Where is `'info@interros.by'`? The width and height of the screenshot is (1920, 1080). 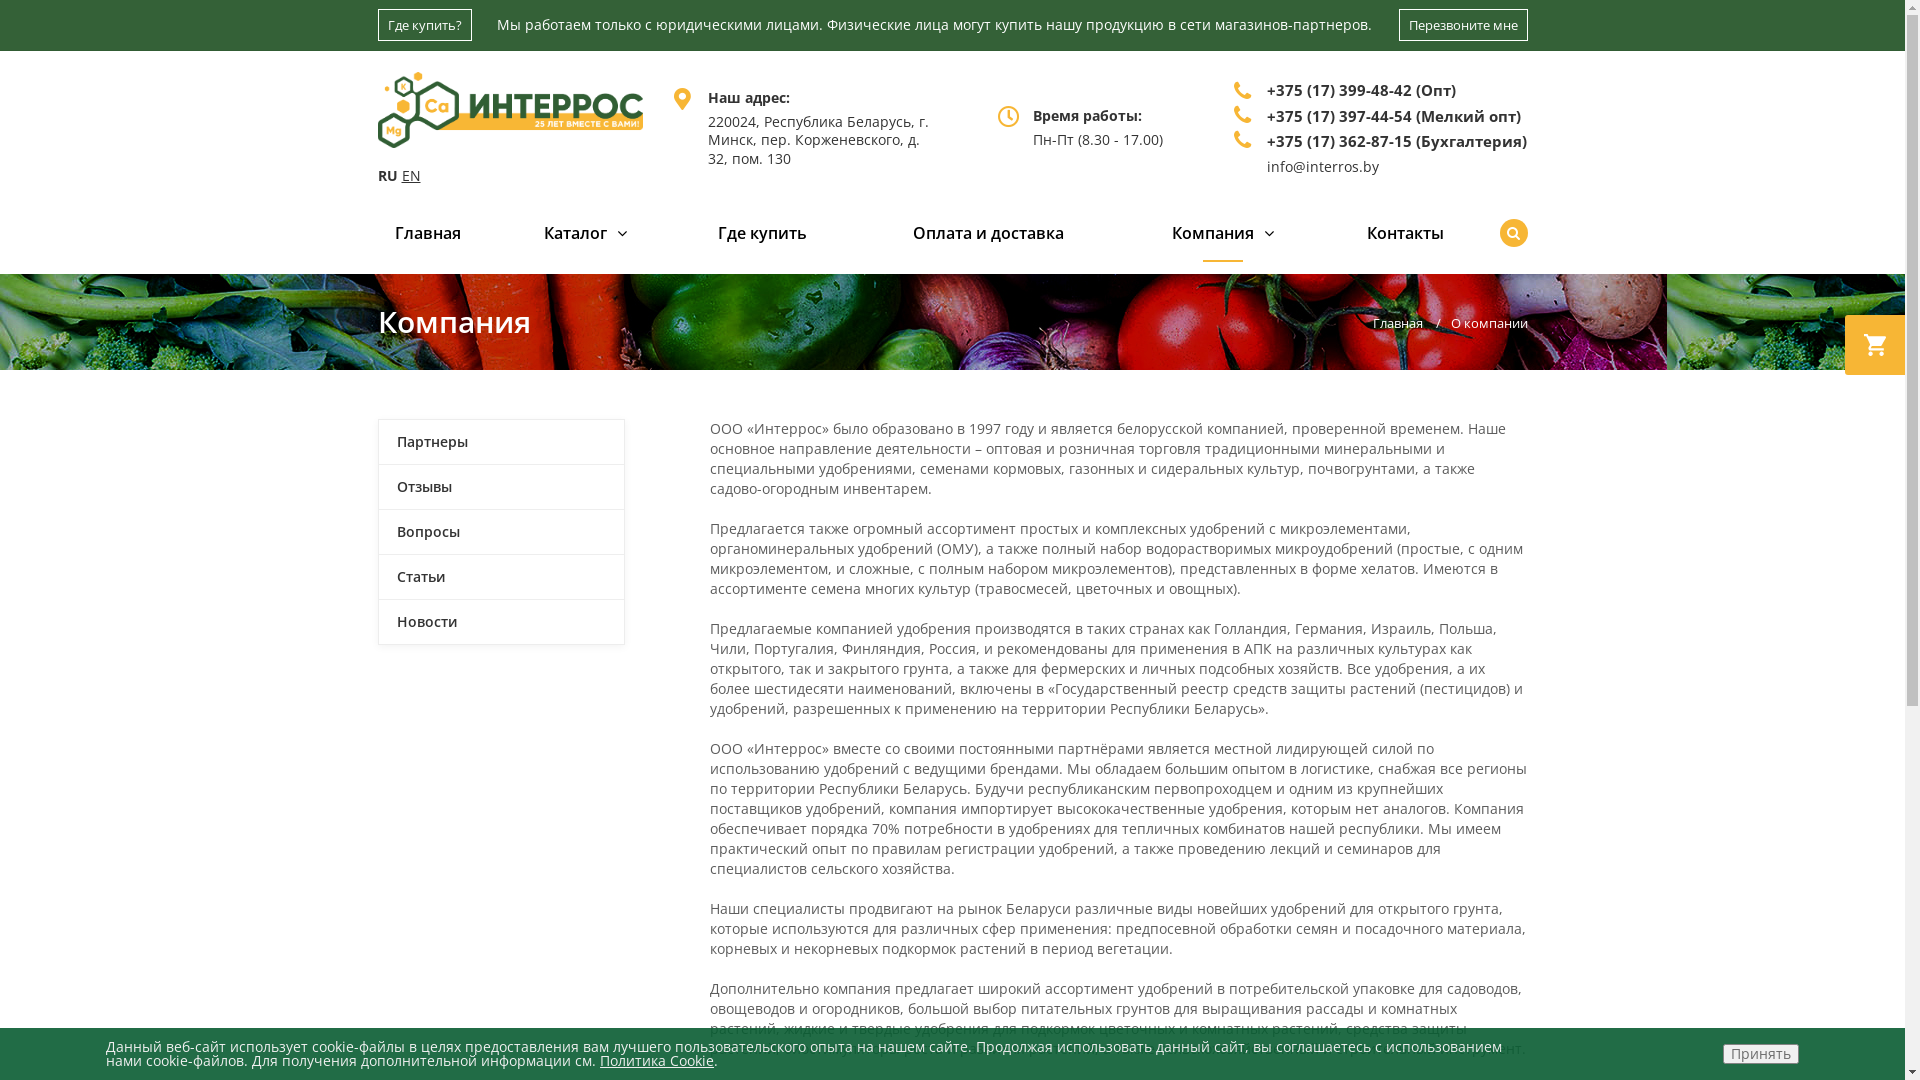 'info@interros.by' is located at coordinates (1323, 164).